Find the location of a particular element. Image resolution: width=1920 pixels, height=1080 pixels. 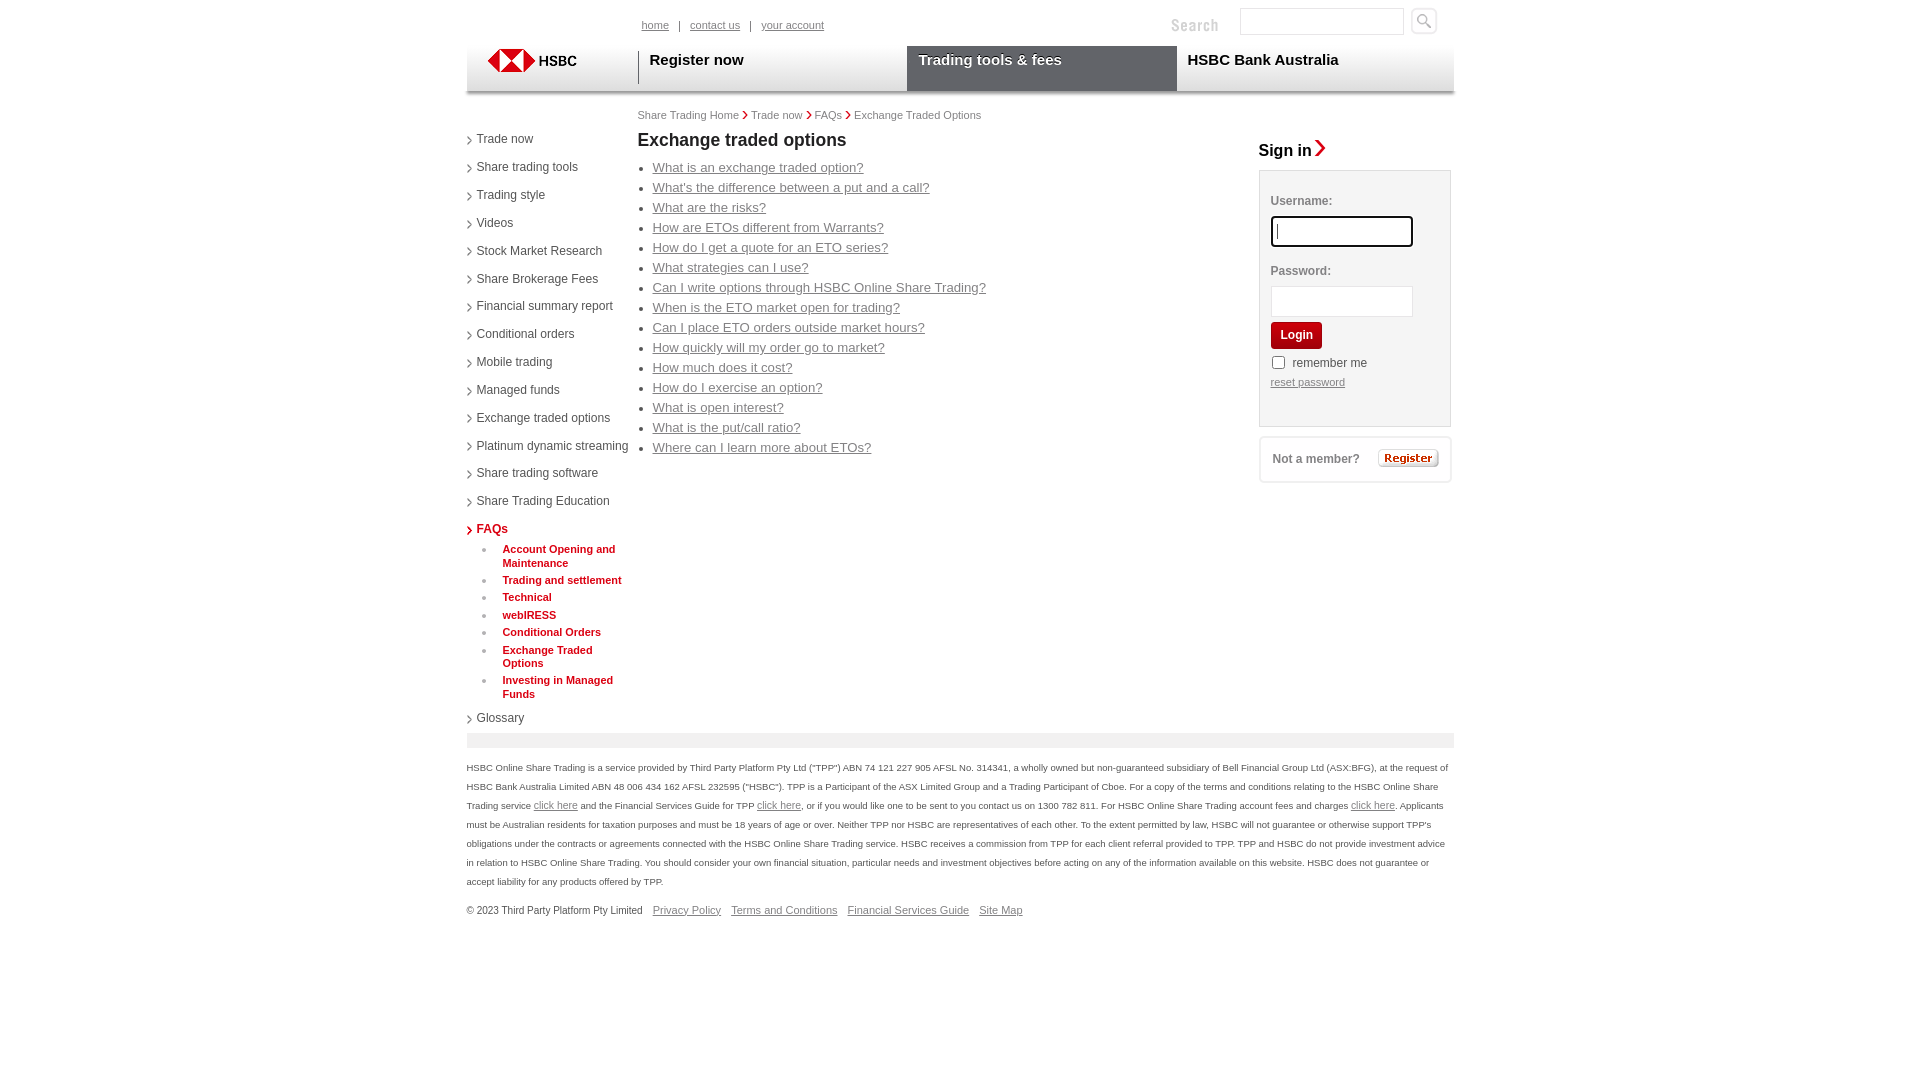

'Trading style' is located at coordinates (505, 196).